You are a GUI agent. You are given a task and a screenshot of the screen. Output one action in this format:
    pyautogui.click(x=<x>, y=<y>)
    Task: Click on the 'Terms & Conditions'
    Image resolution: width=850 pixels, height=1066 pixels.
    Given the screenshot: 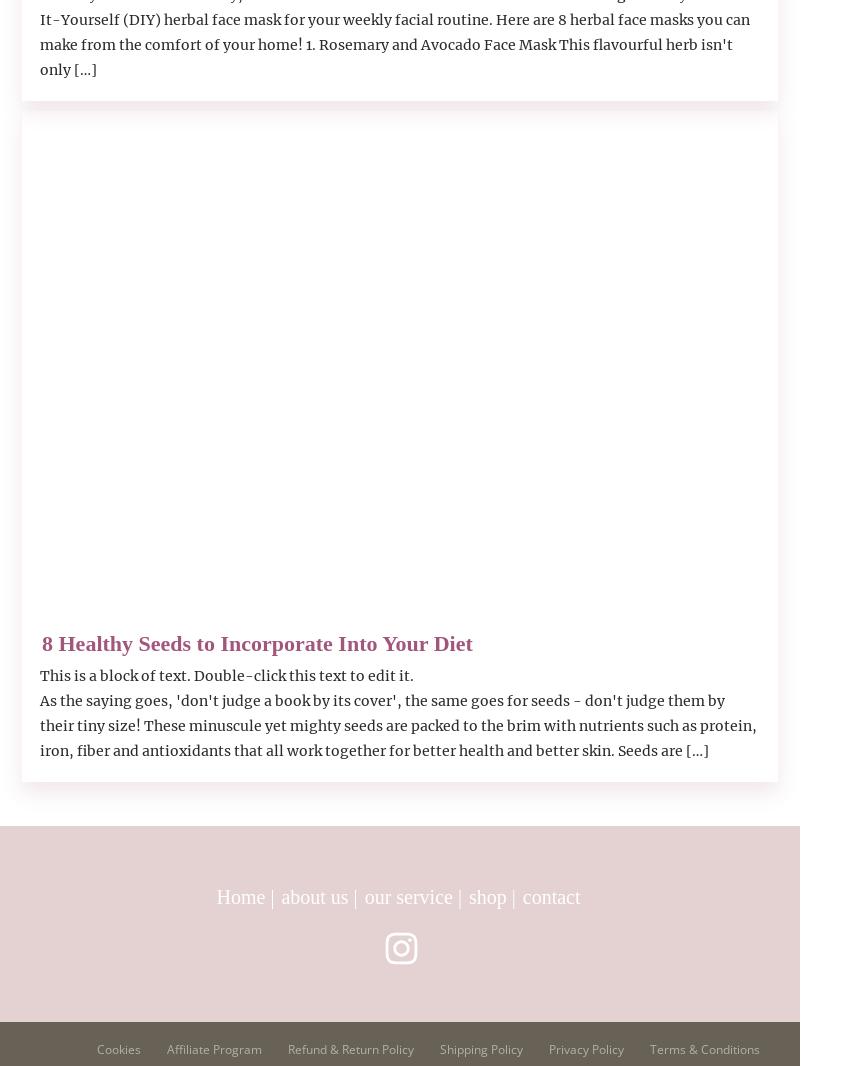 What is the action you would take?
    pyautogui.click(x=649, y=1049)
    